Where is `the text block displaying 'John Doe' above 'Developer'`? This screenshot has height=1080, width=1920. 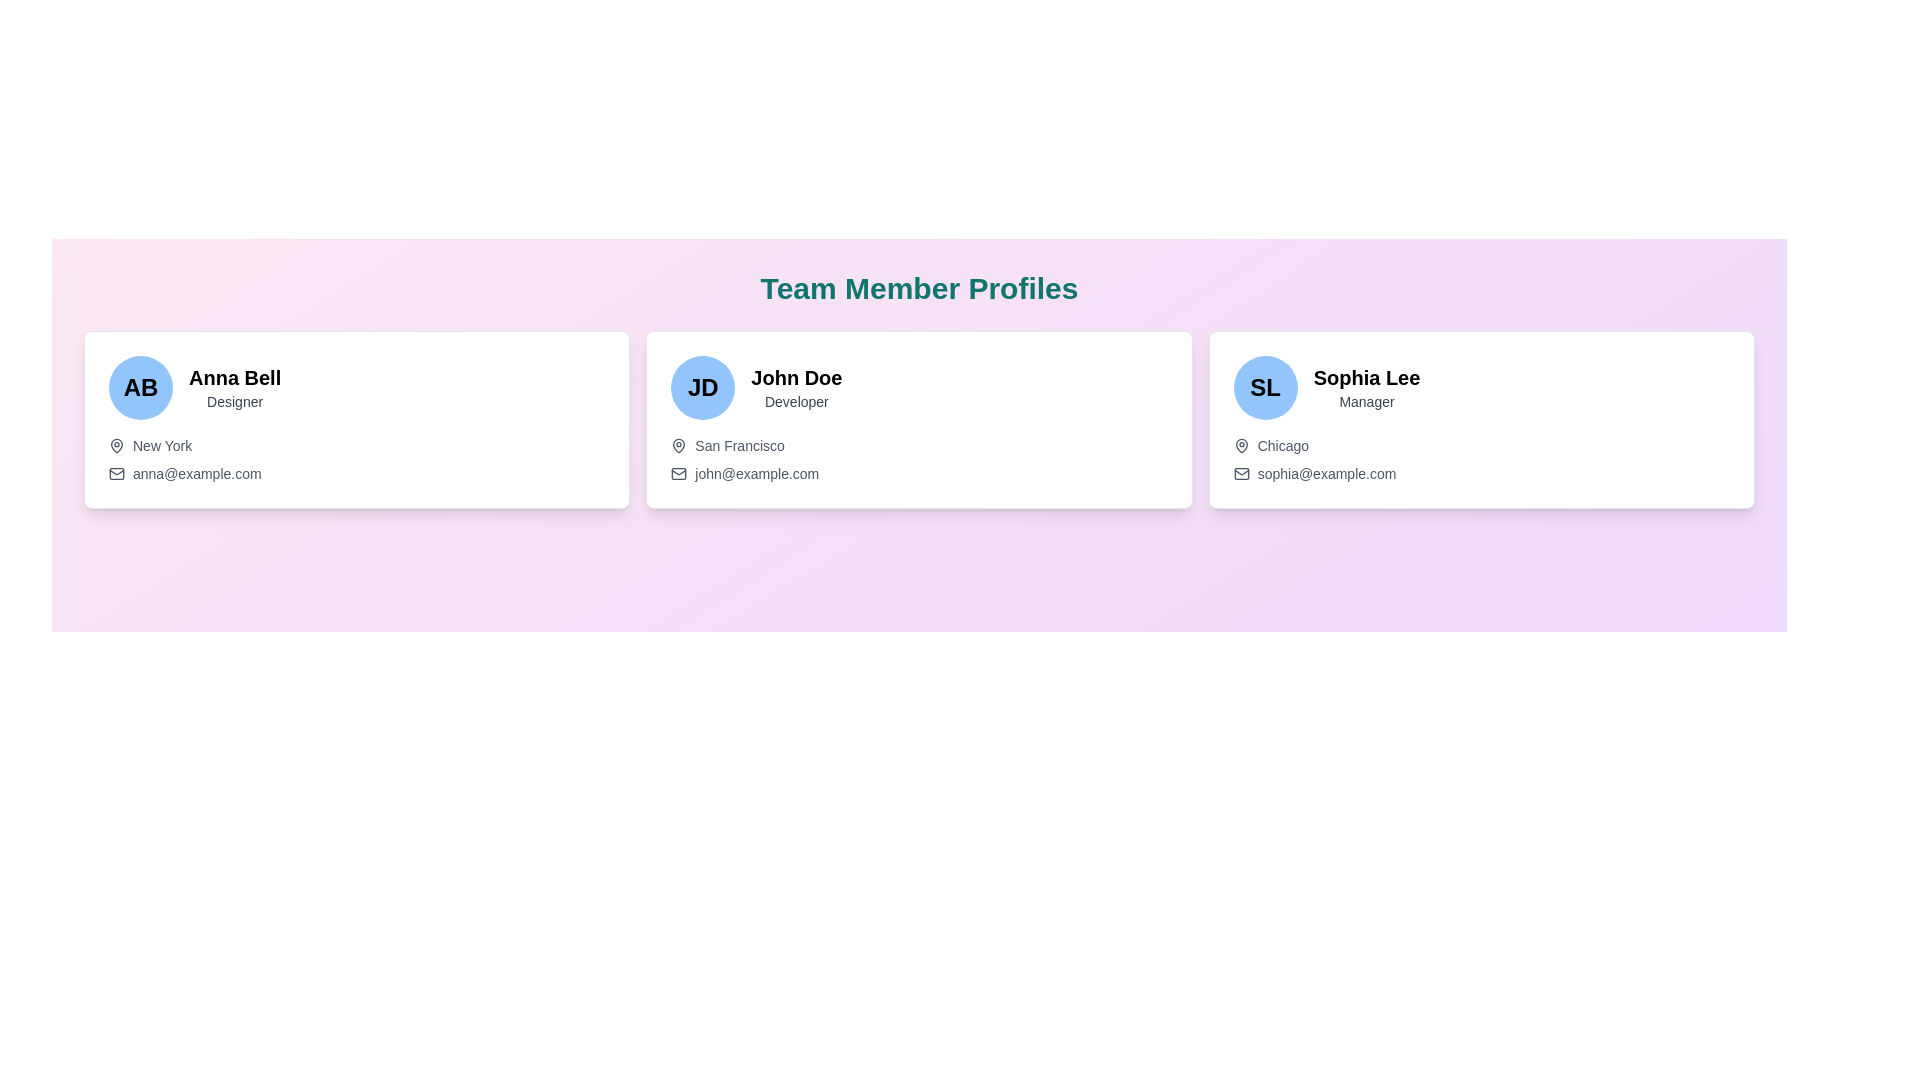 the text block displaying 'John Doe' above 'Developer' is located at coordinates (795, 388).